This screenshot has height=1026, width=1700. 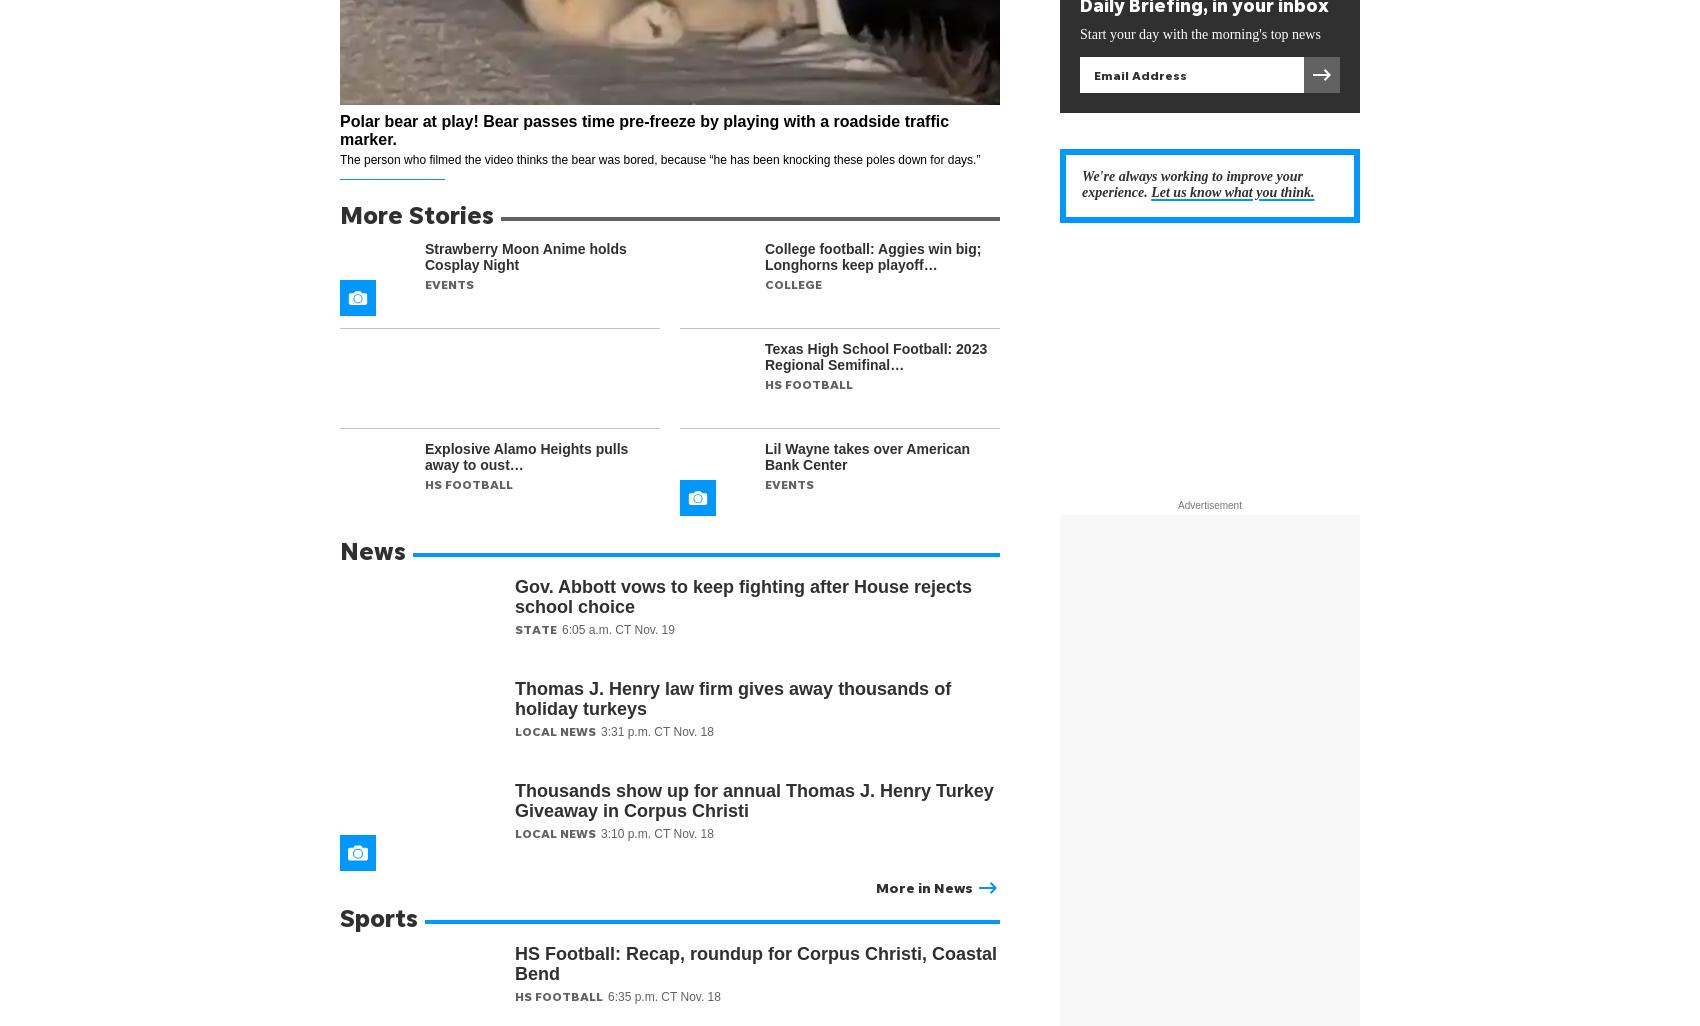 What do you see at coordinates (752, 799) in the screenshot?
I see `'Thousands show up for annual Thomas J. Henry Turkey Giveaway in Corpus Christi'` at bounding box center [752, 799].